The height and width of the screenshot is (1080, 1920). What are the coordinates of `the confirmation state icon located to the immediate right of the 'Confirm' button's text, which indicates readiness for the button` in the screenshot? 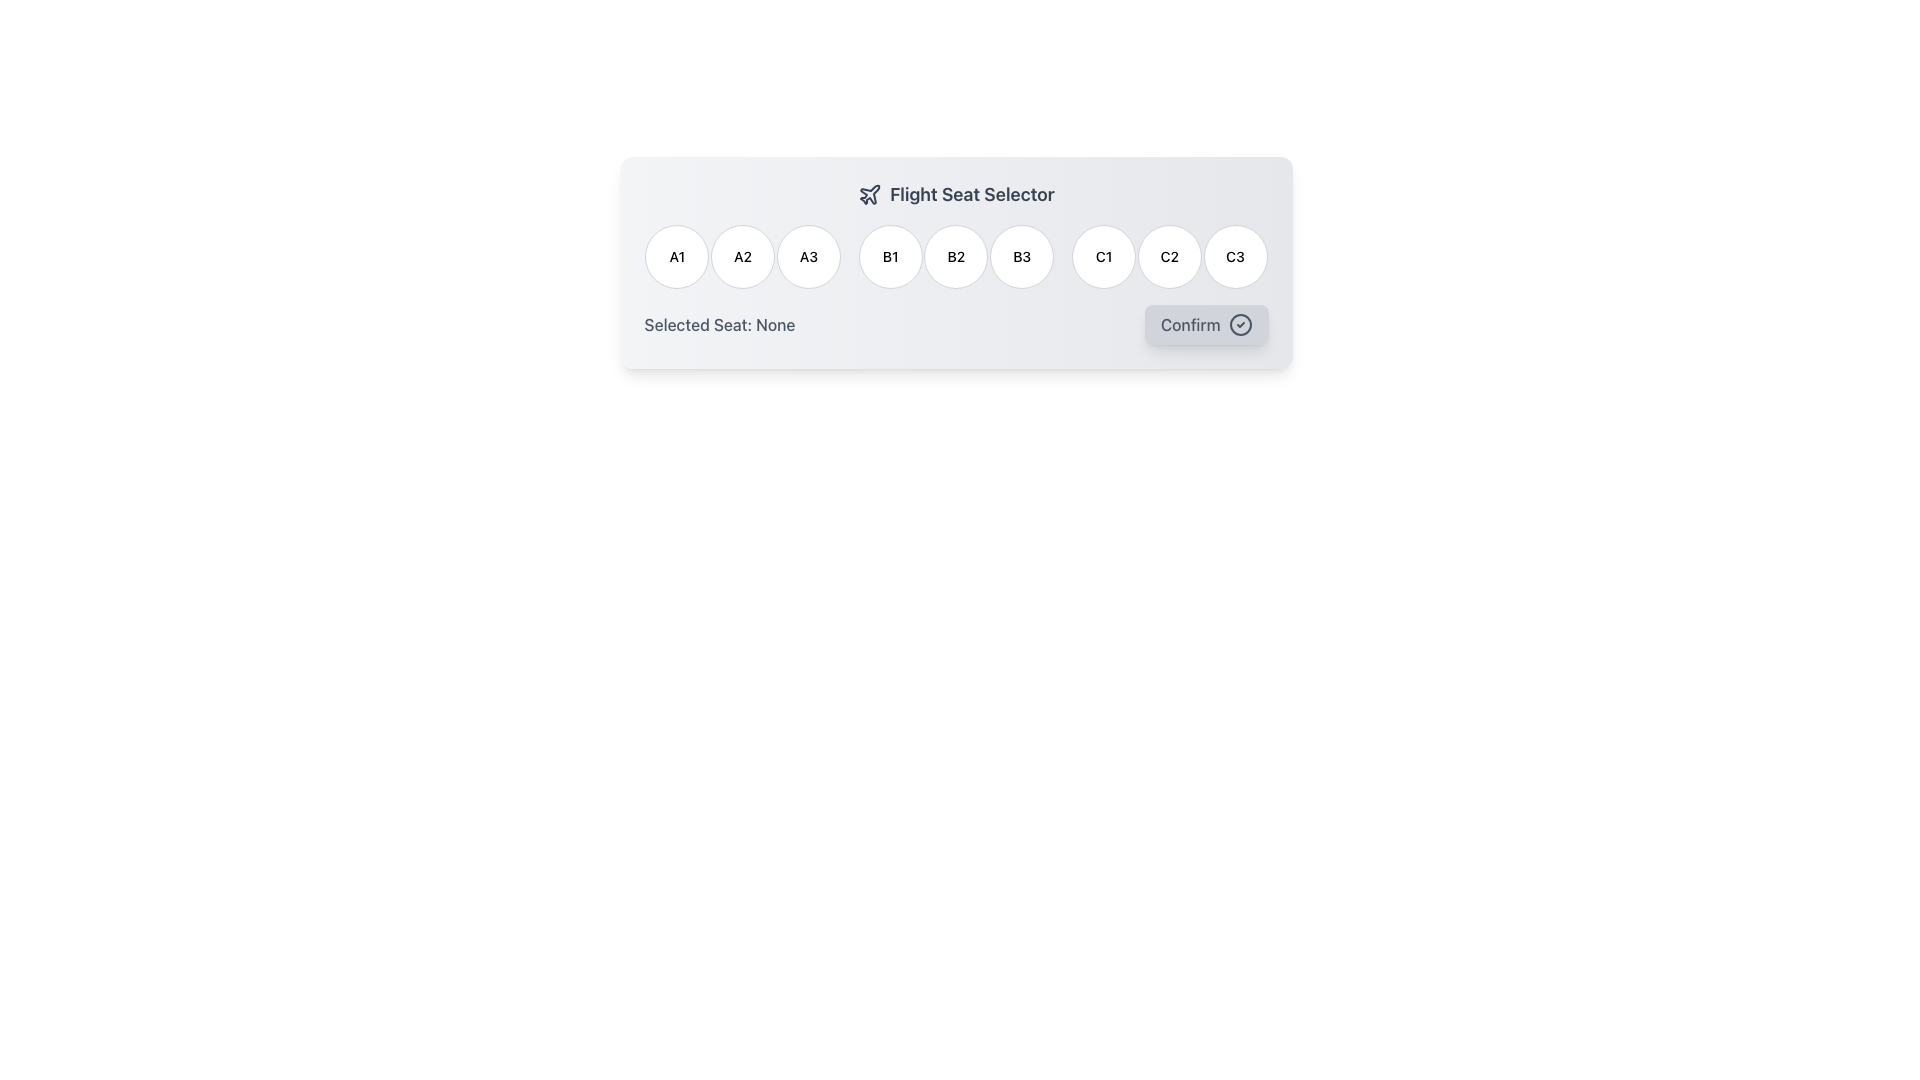 It's located at (1239, 323).